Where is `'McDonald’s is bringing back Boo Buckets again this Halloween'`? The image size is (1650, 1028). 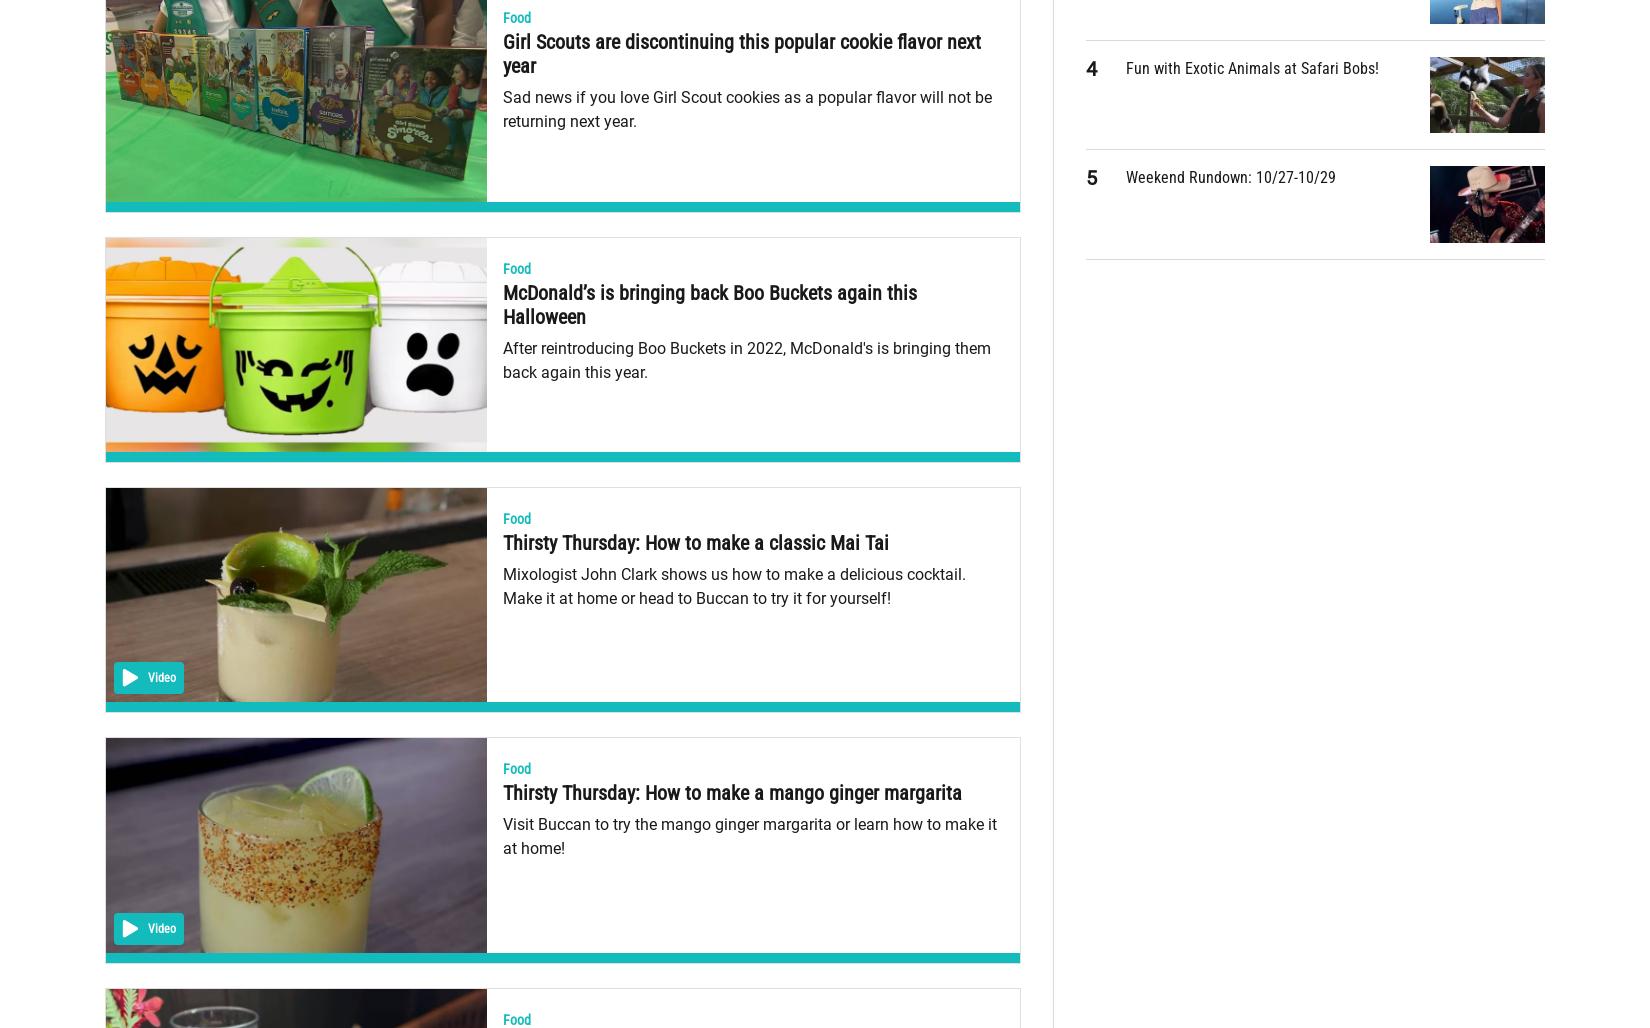 'McDonald’s is bringing back Boo Buckets again this Halloween' is located at coordinates (708, 303).